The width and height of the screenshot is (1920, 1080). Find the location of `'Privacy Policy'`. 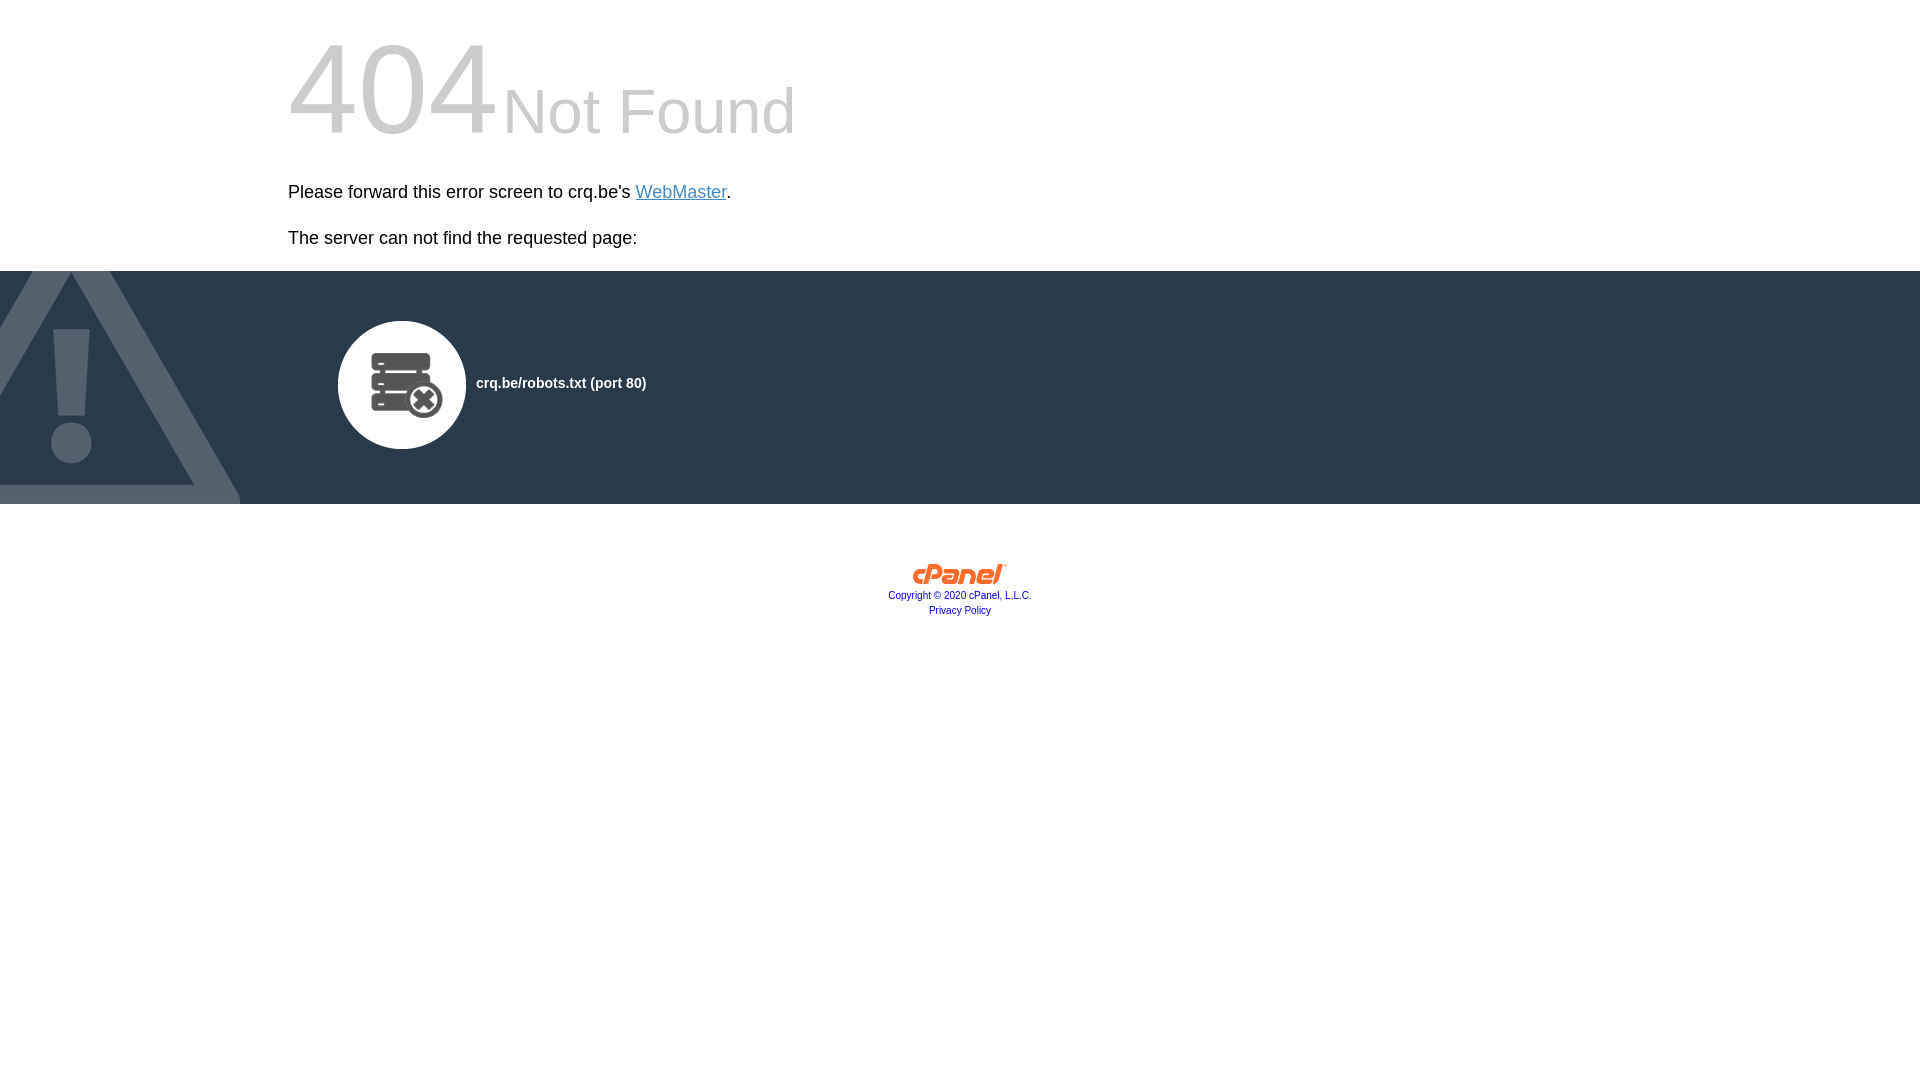

'Privacy Policy' is located at coordinates (960, 609).